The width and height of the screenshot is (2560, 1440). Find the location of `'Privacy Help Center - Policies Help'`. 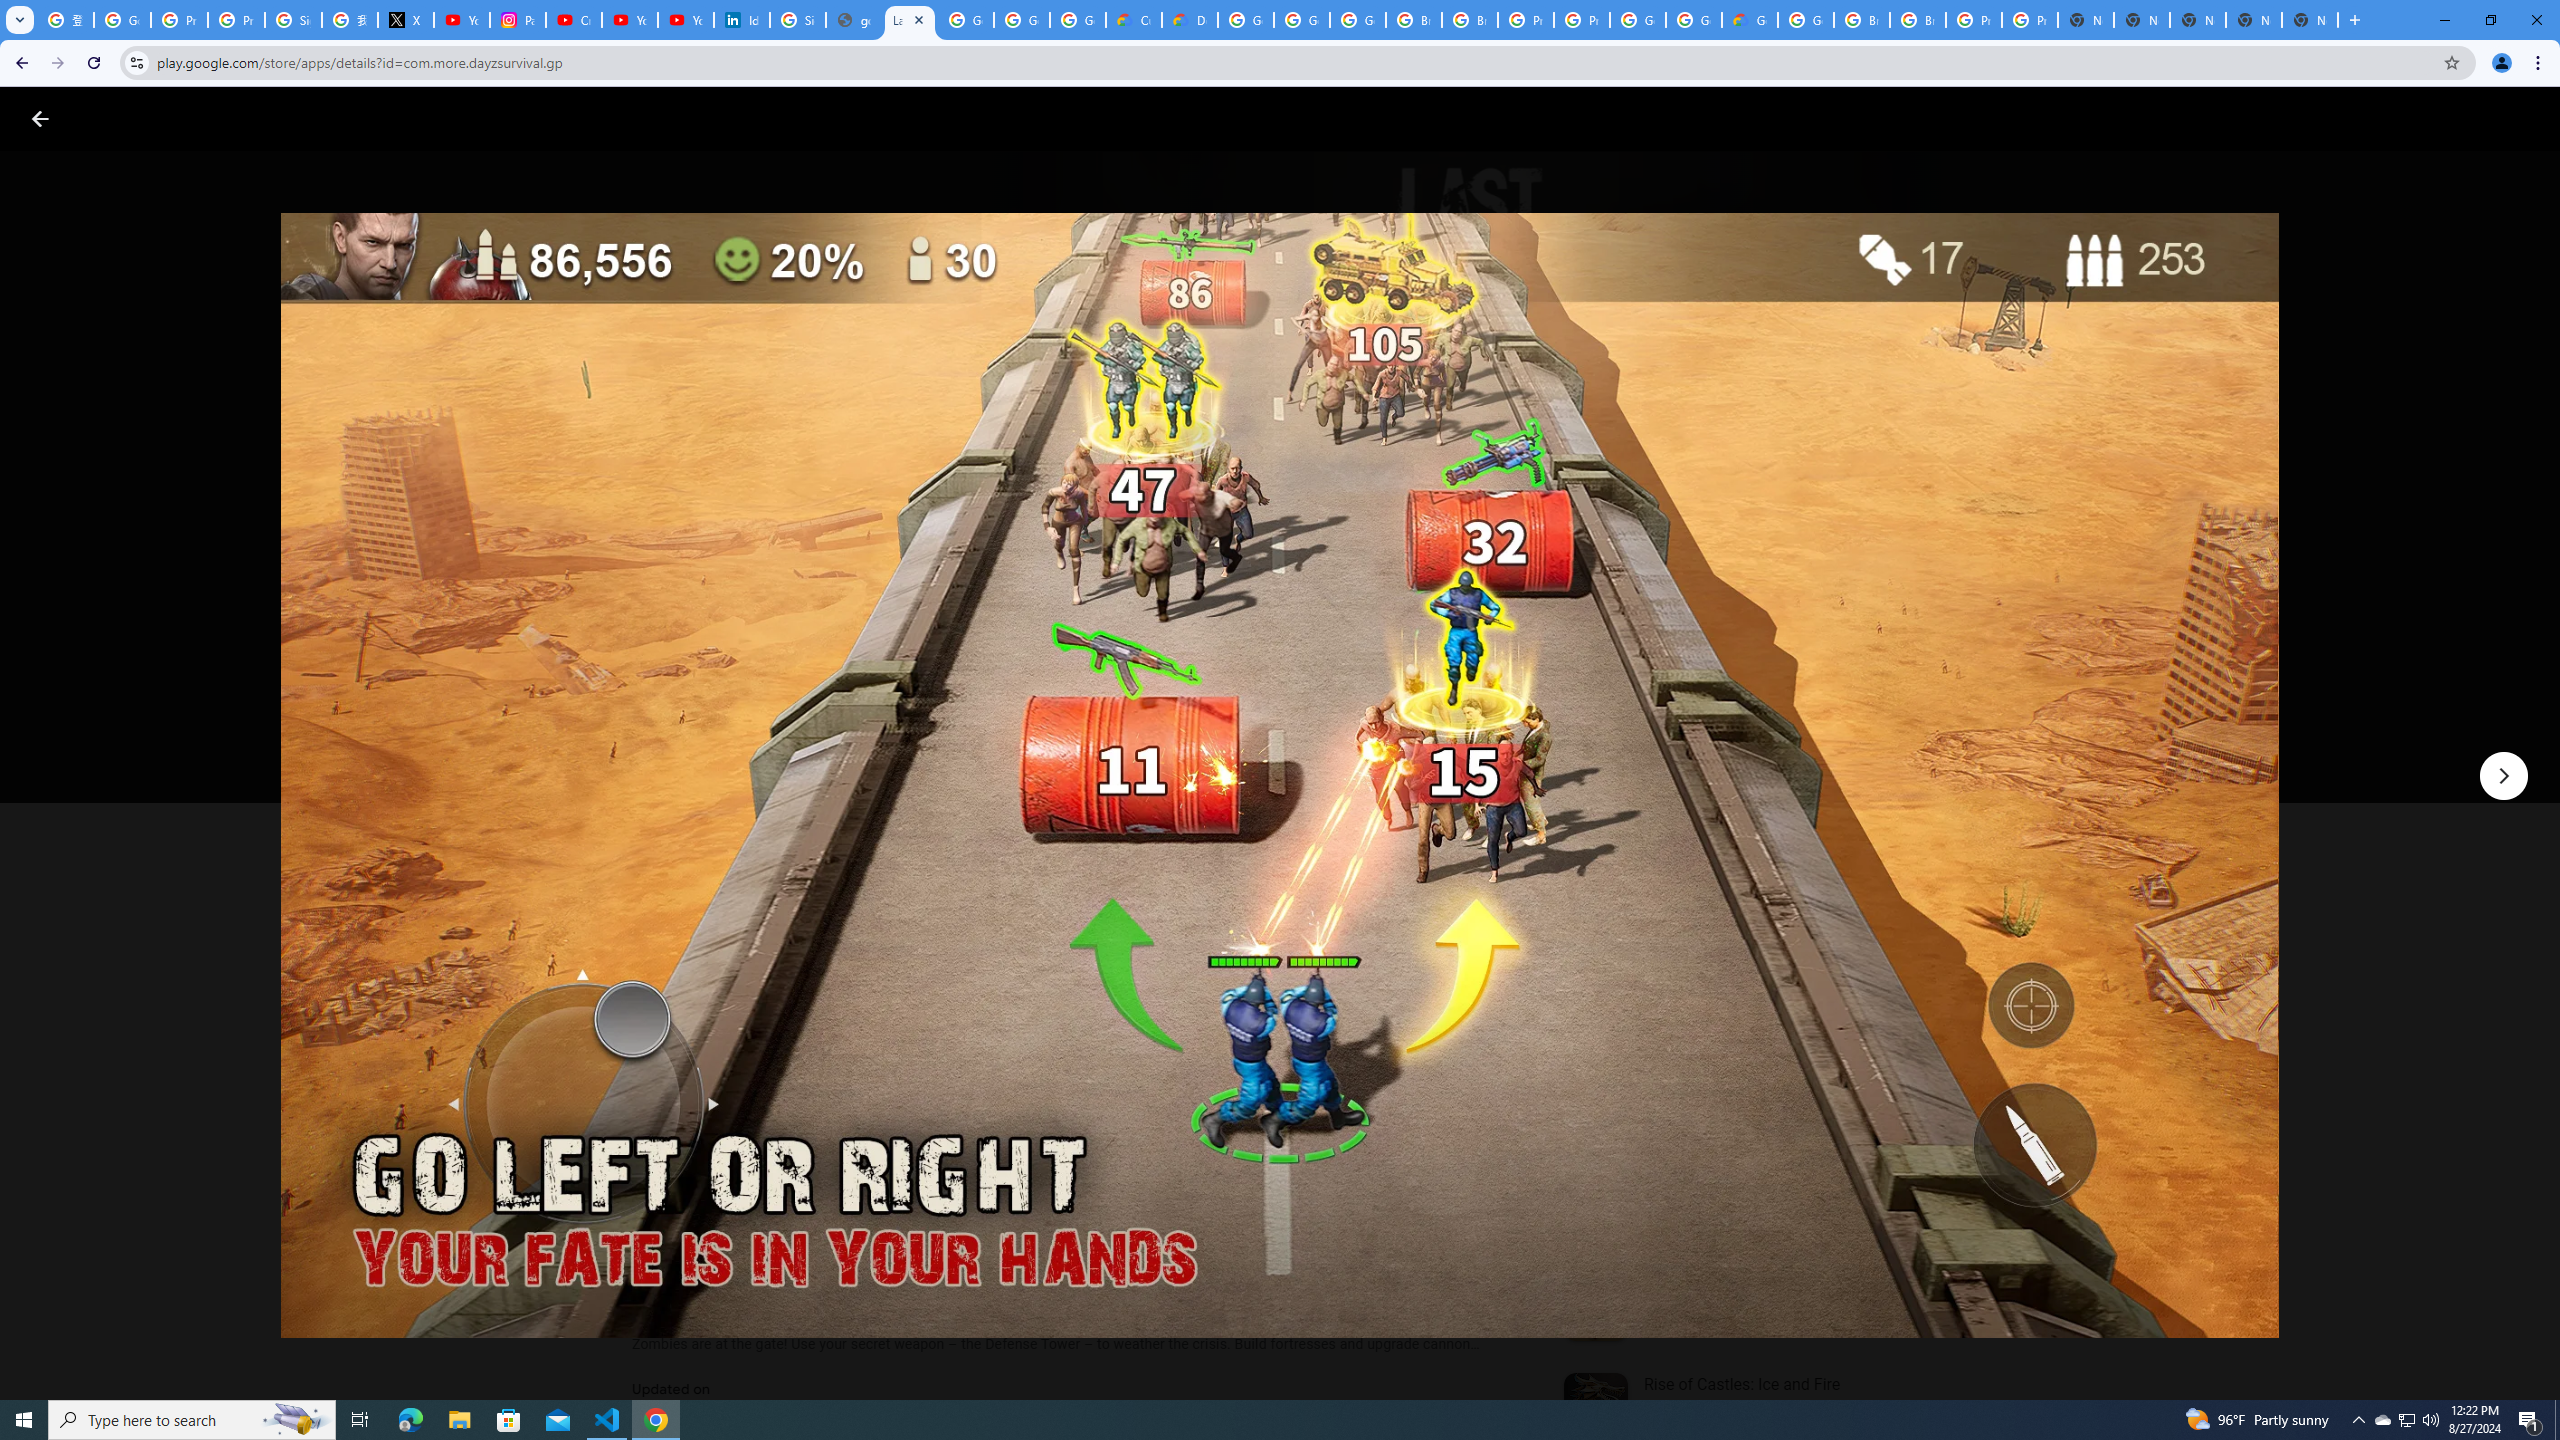

'Privacy Help Center - Policies Help' is located at coordinates (179, 19).